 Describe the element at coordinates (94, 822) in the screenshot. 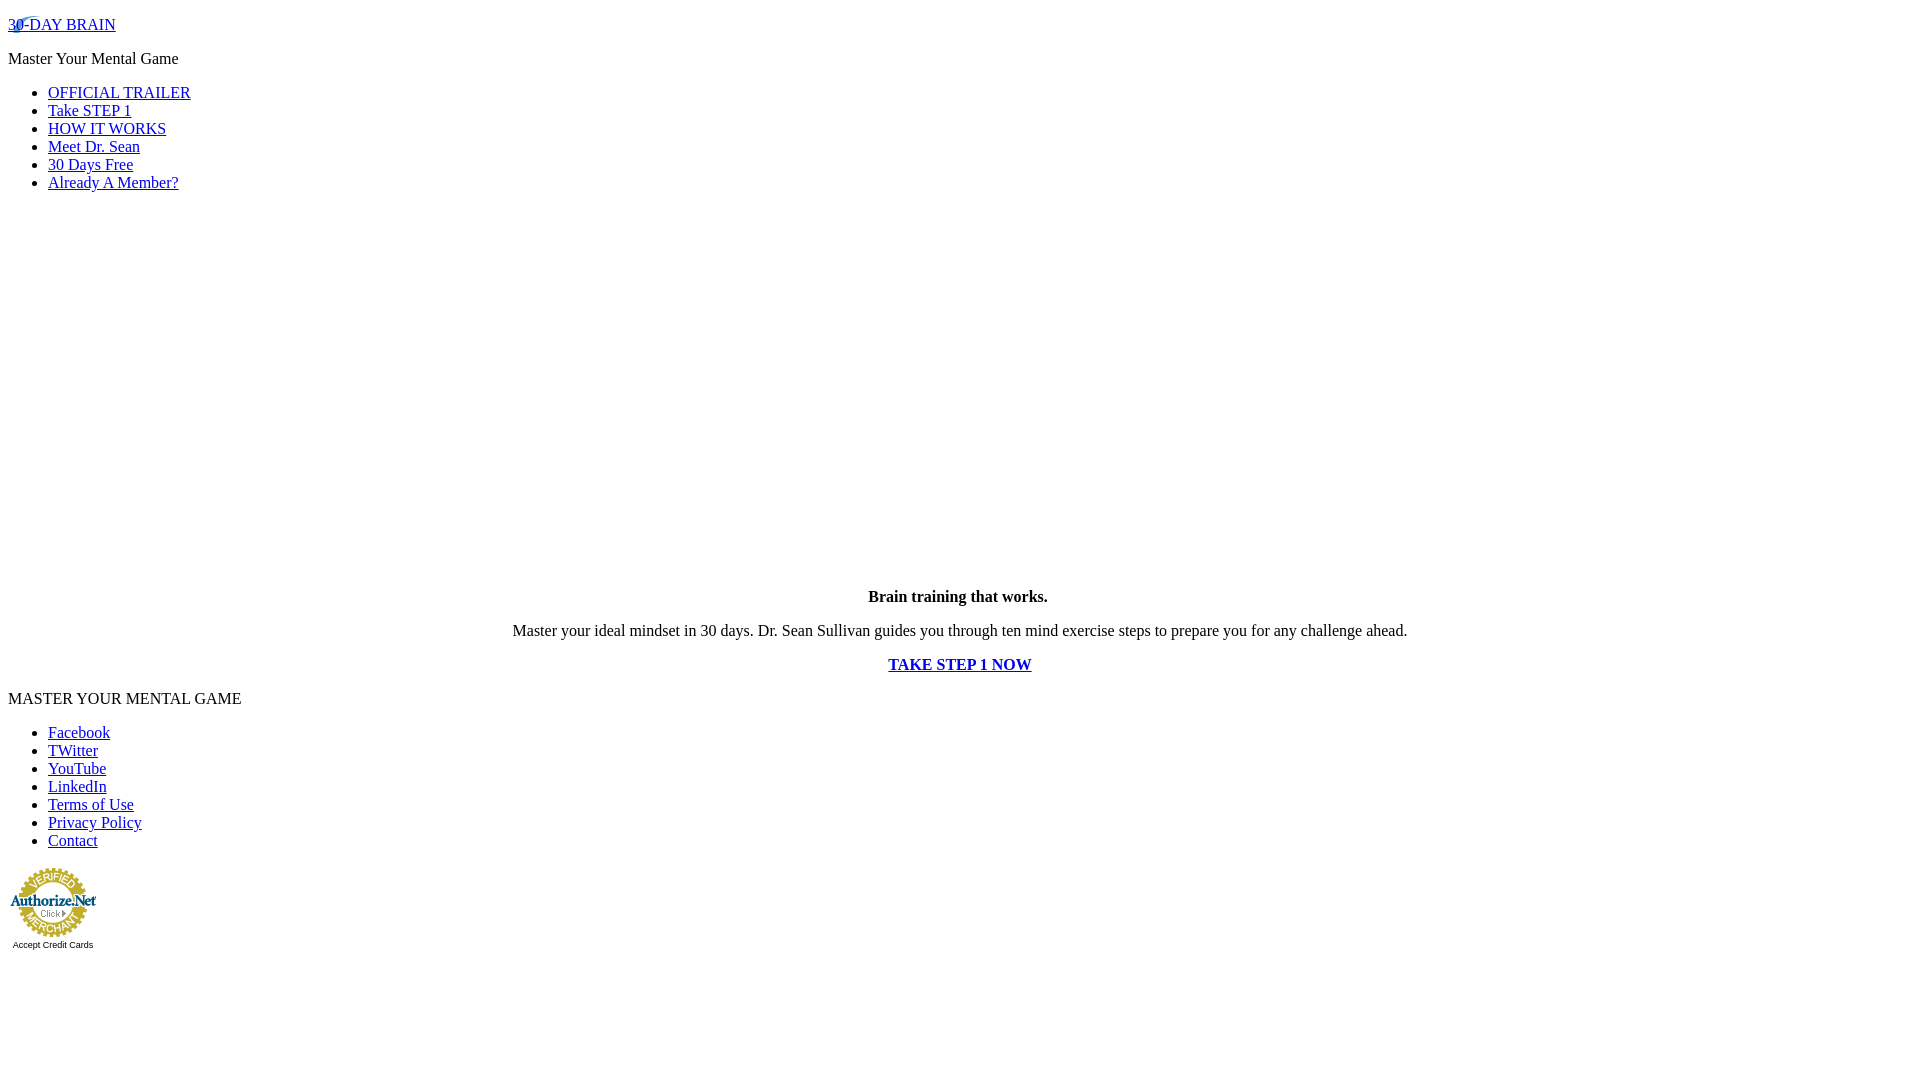

I see `'Privacy Policy'` at that location.